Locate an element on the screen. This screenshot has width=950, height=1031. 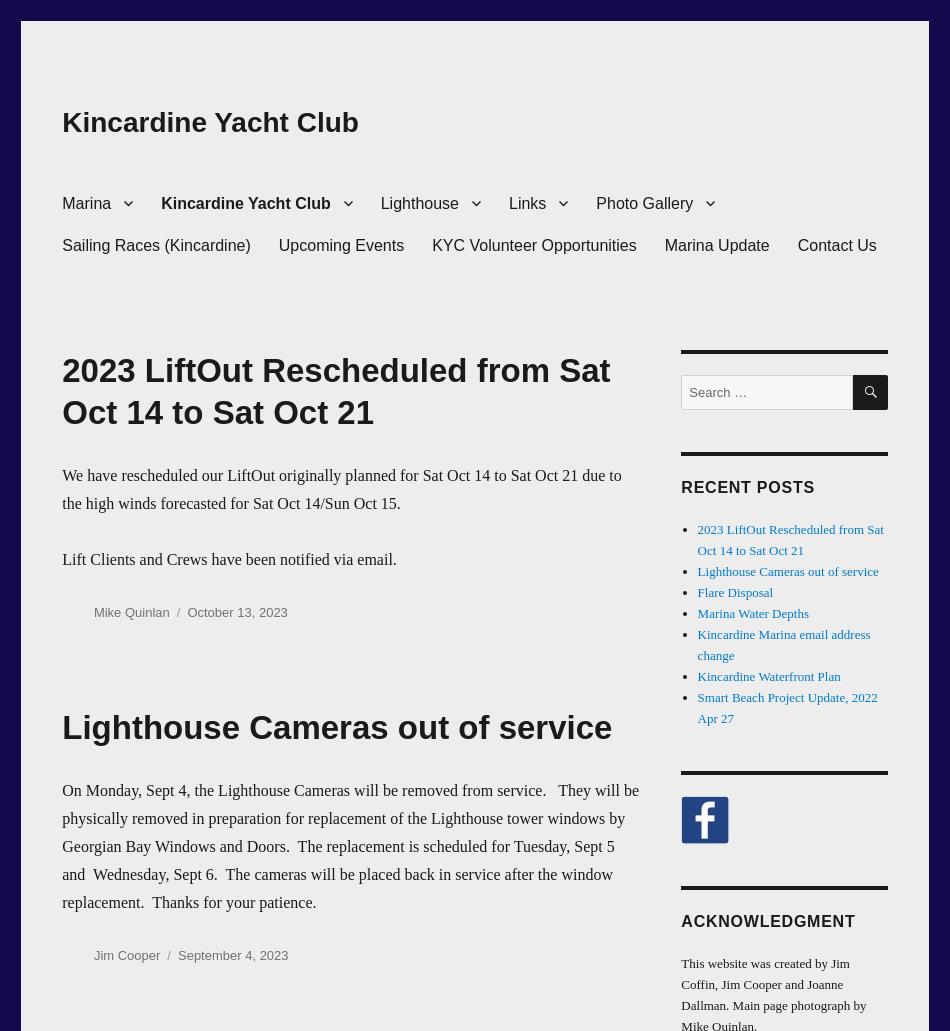
'Recent Posts' is located at coordinates (746, 487).